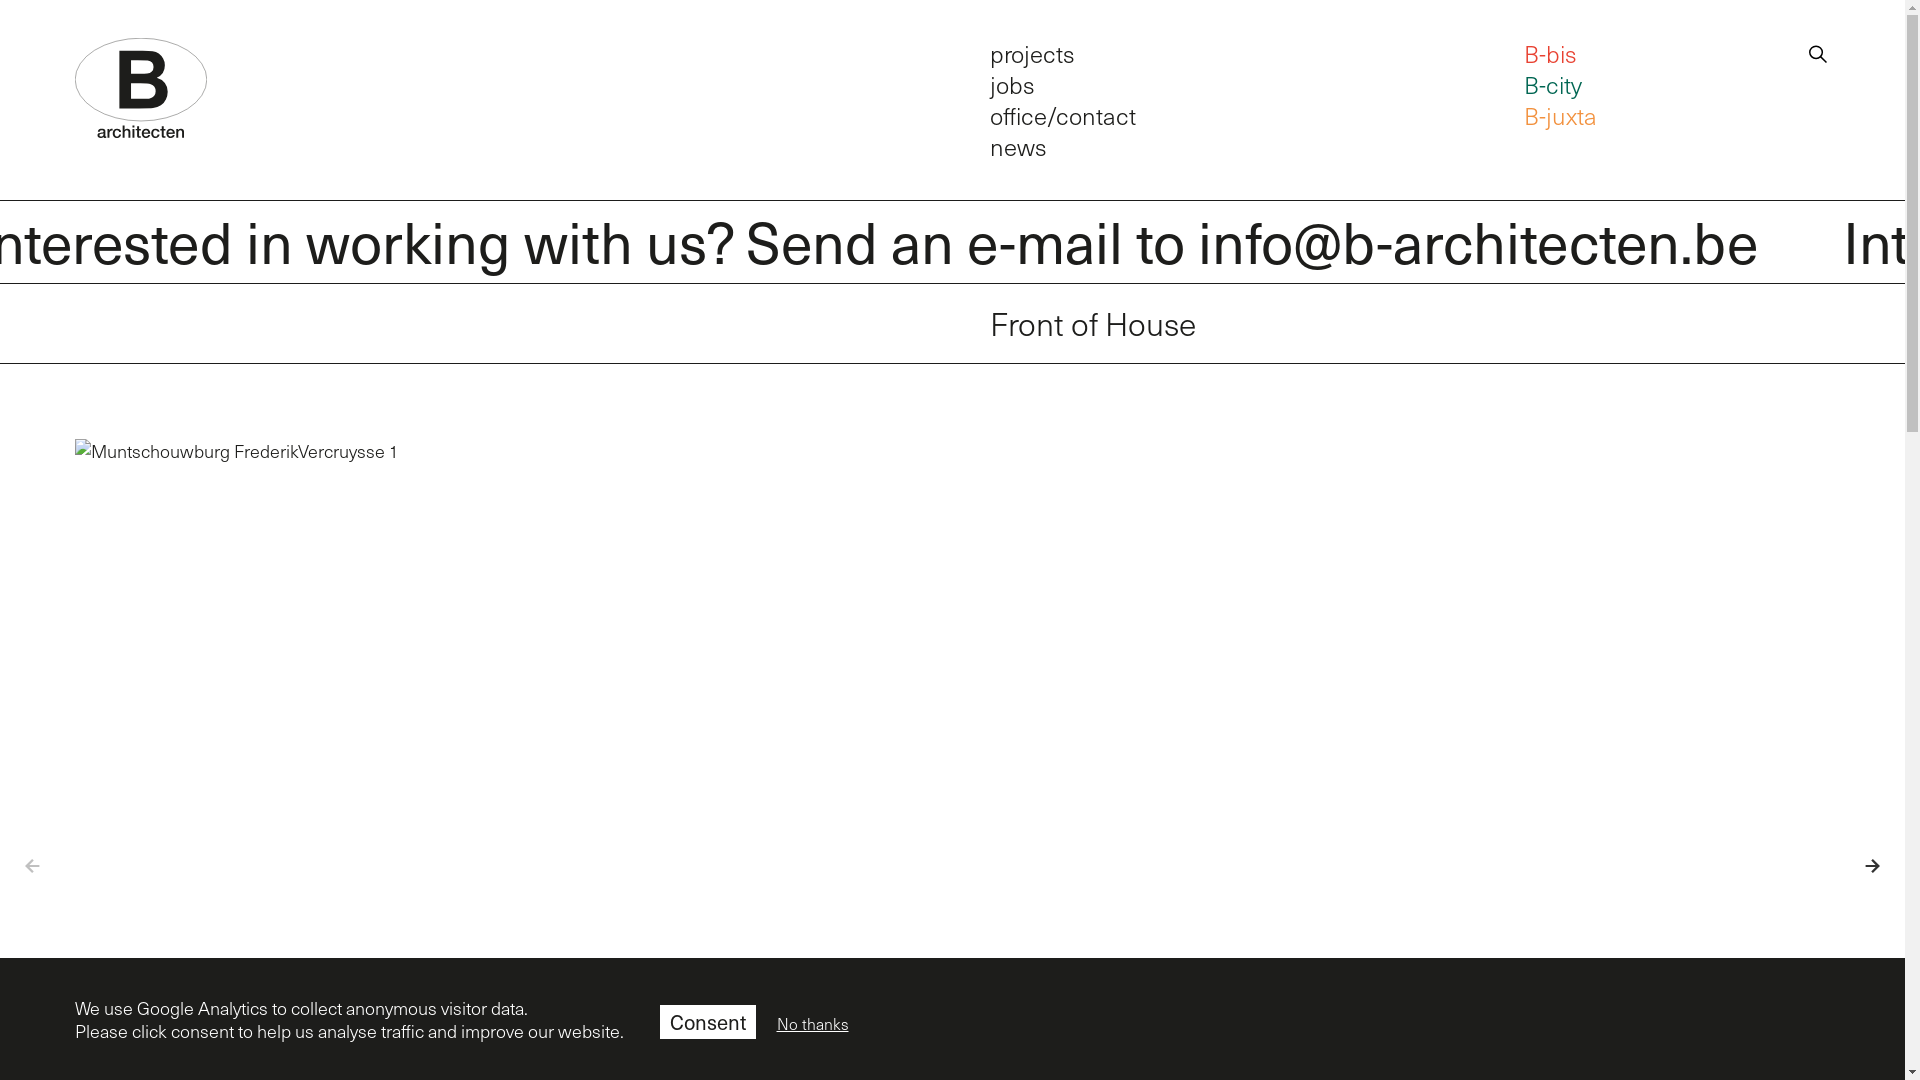  What do you see at coordinates (1012, 83) in the screenshot?
I see `'jobs'` at bounding box center [1012, 83].